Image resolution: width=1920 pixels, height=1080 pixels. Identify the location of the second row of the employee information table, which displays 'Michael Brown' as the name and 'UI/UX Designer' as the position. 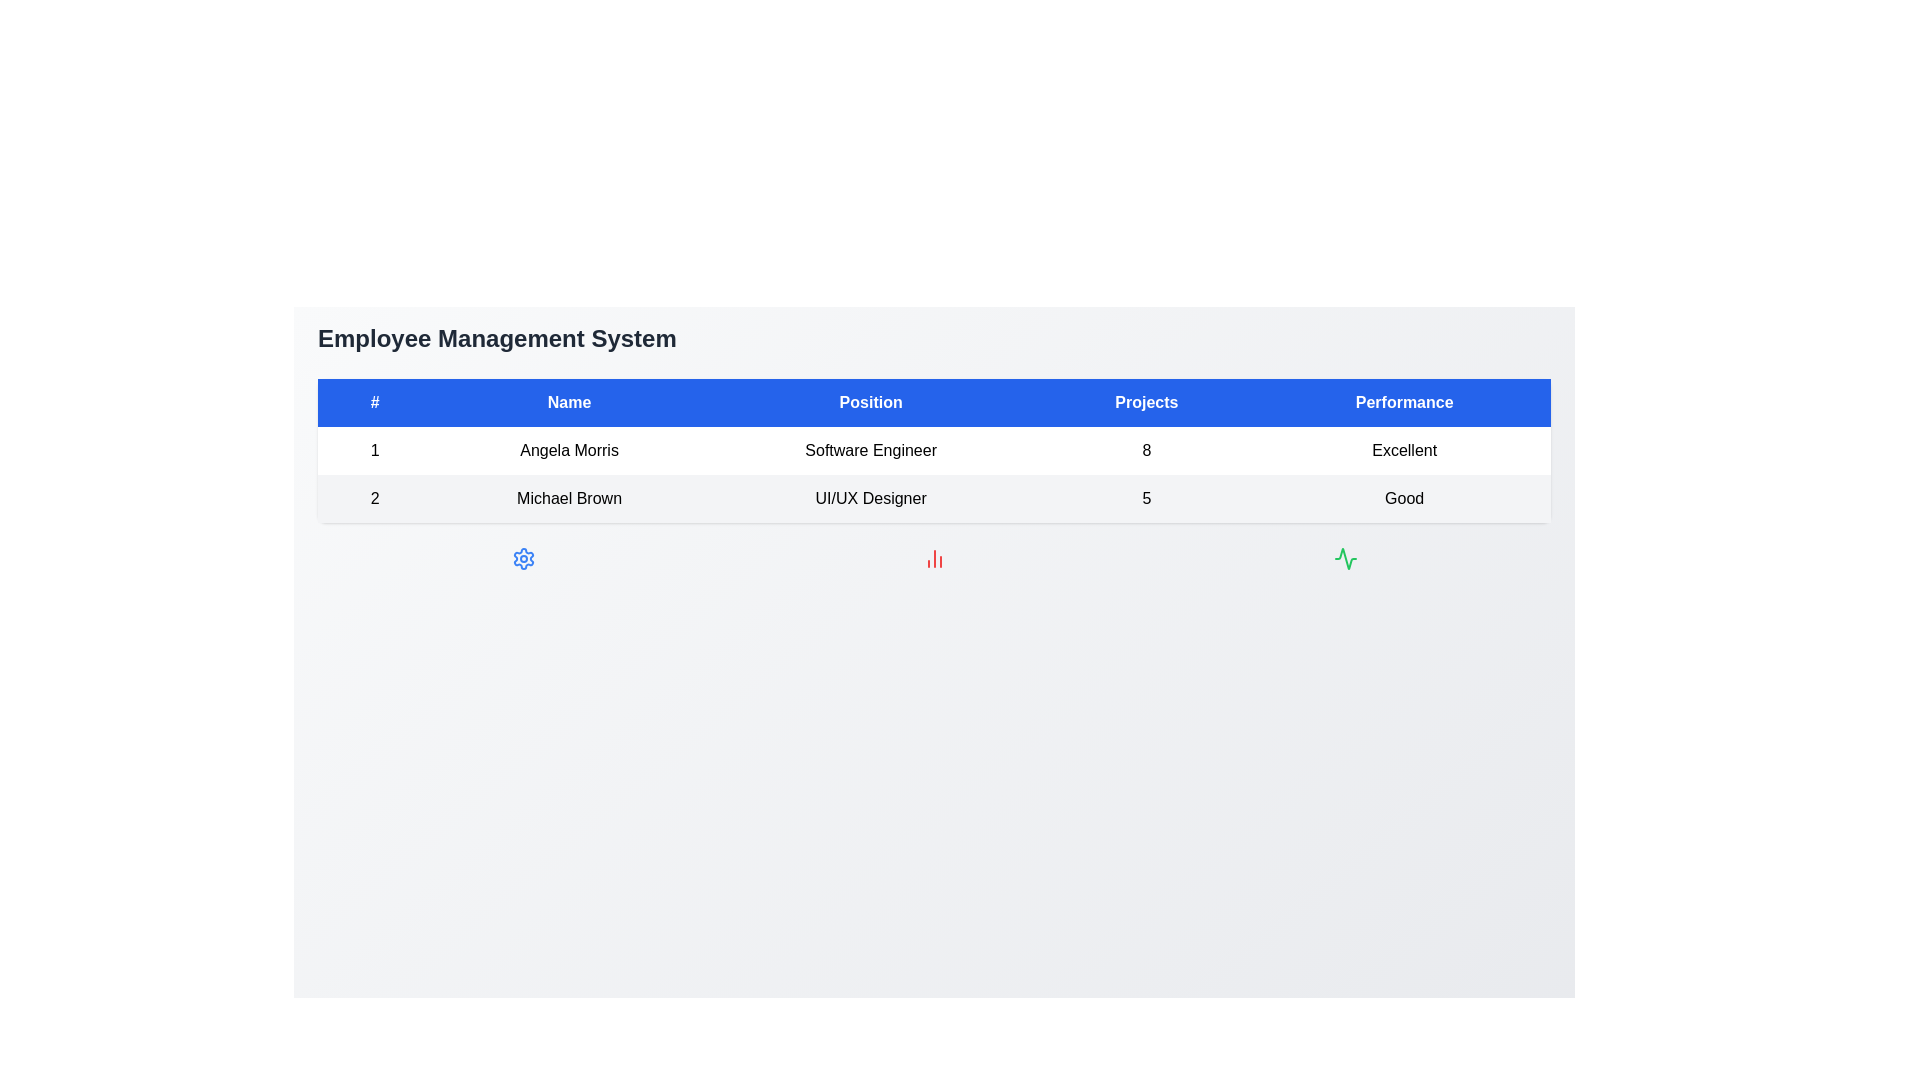
(933, 497).